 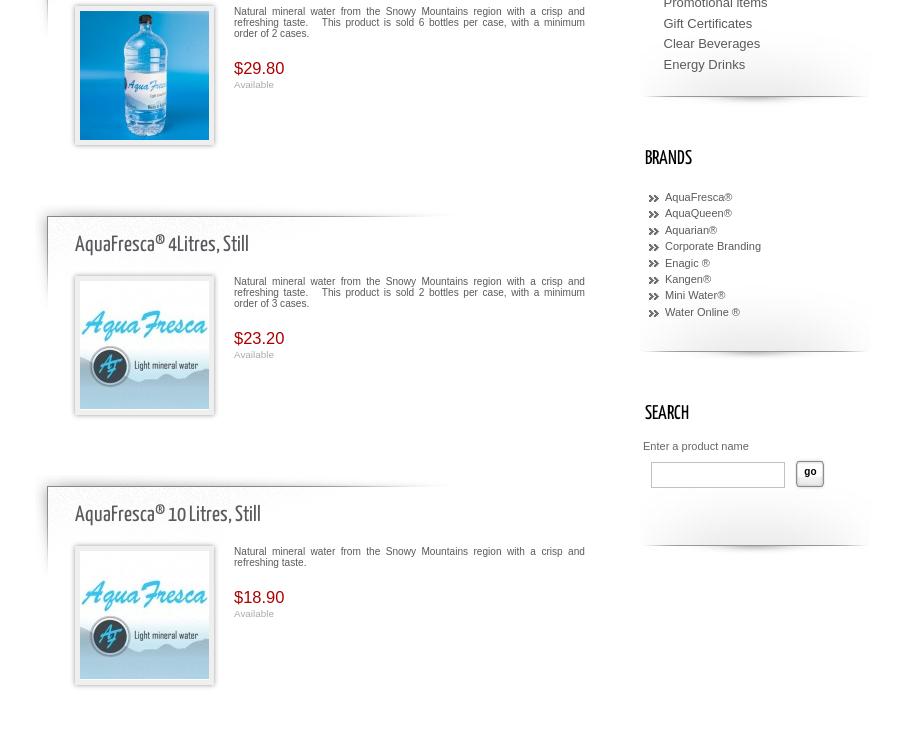 What do you see at coordinates (697, 197) in the screenshot?
I see `'AquaFresca®'` at bounding box center [697, 197].